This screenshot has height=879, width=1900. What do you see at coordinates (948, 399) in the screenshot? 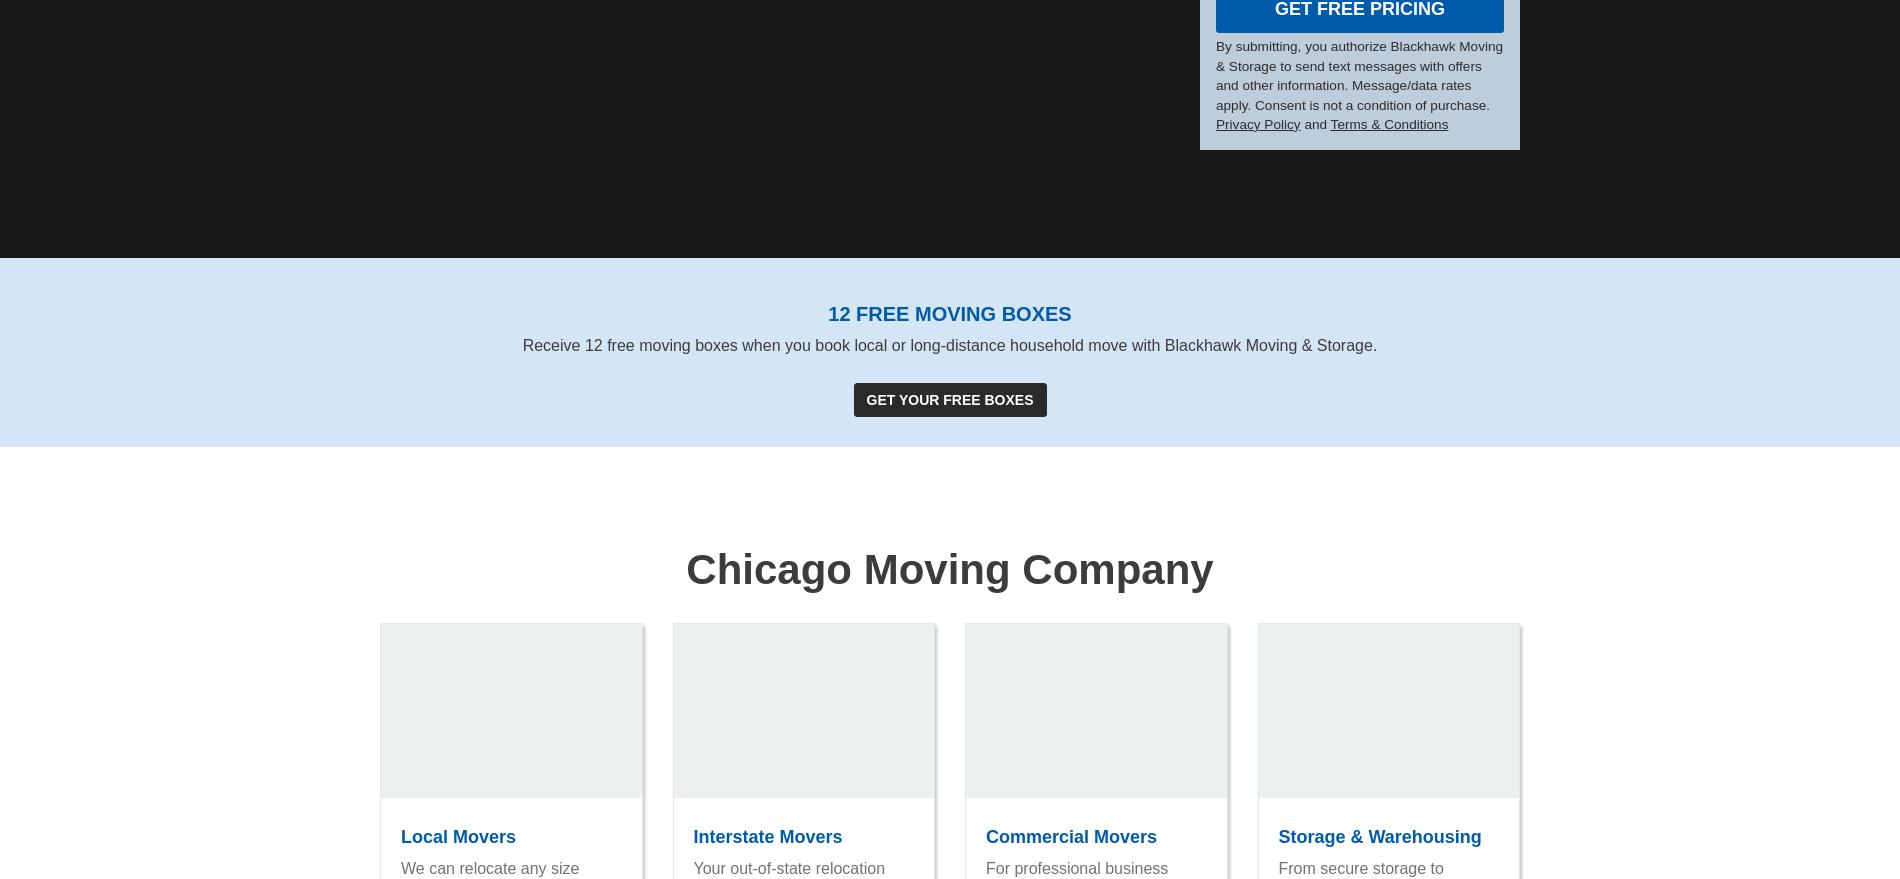
I see `'Get Your Free Boxes'` at bounding box center [948, 399].